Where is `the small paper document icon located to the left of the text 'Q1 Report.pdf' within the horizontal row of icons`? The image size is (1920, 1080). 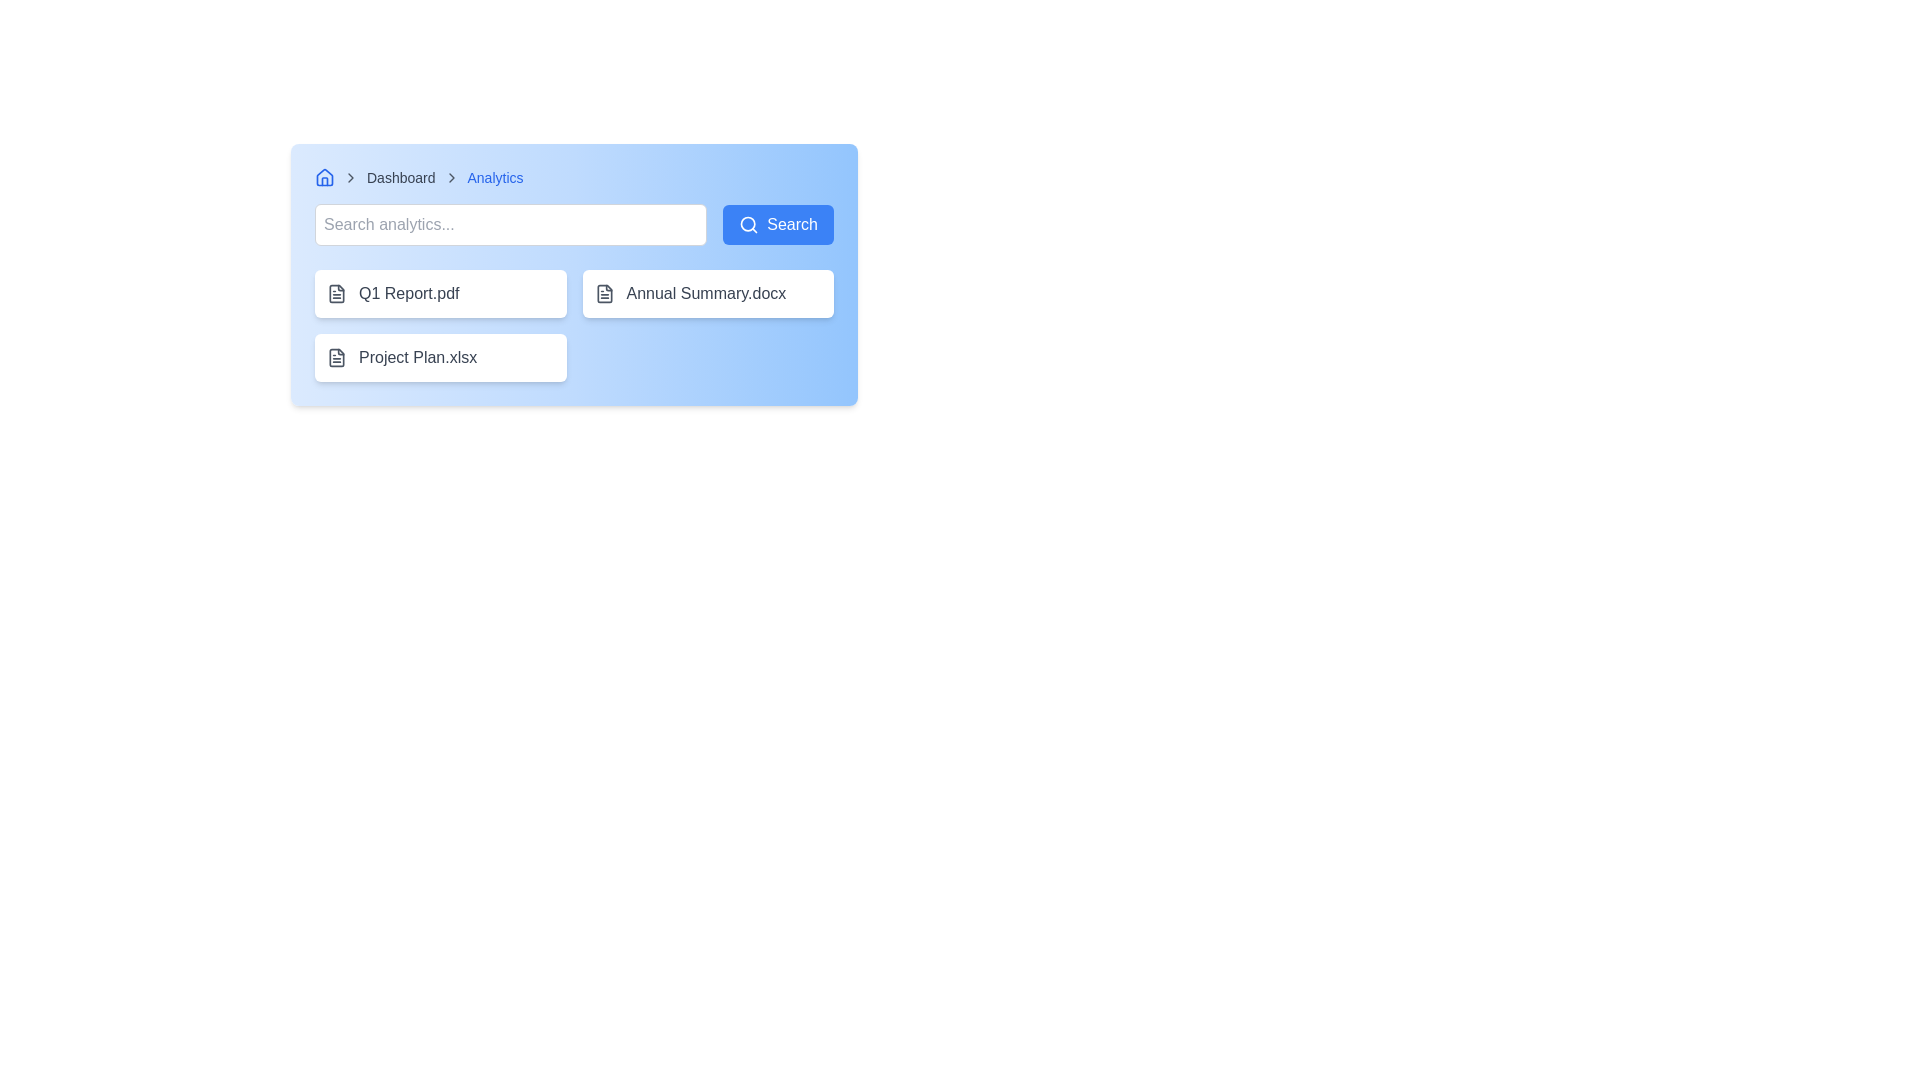
the small paper document icon located to the left of the text 'Q1 Report.pdf' within the horizontal row of icons is located at coordinates (336, 293).